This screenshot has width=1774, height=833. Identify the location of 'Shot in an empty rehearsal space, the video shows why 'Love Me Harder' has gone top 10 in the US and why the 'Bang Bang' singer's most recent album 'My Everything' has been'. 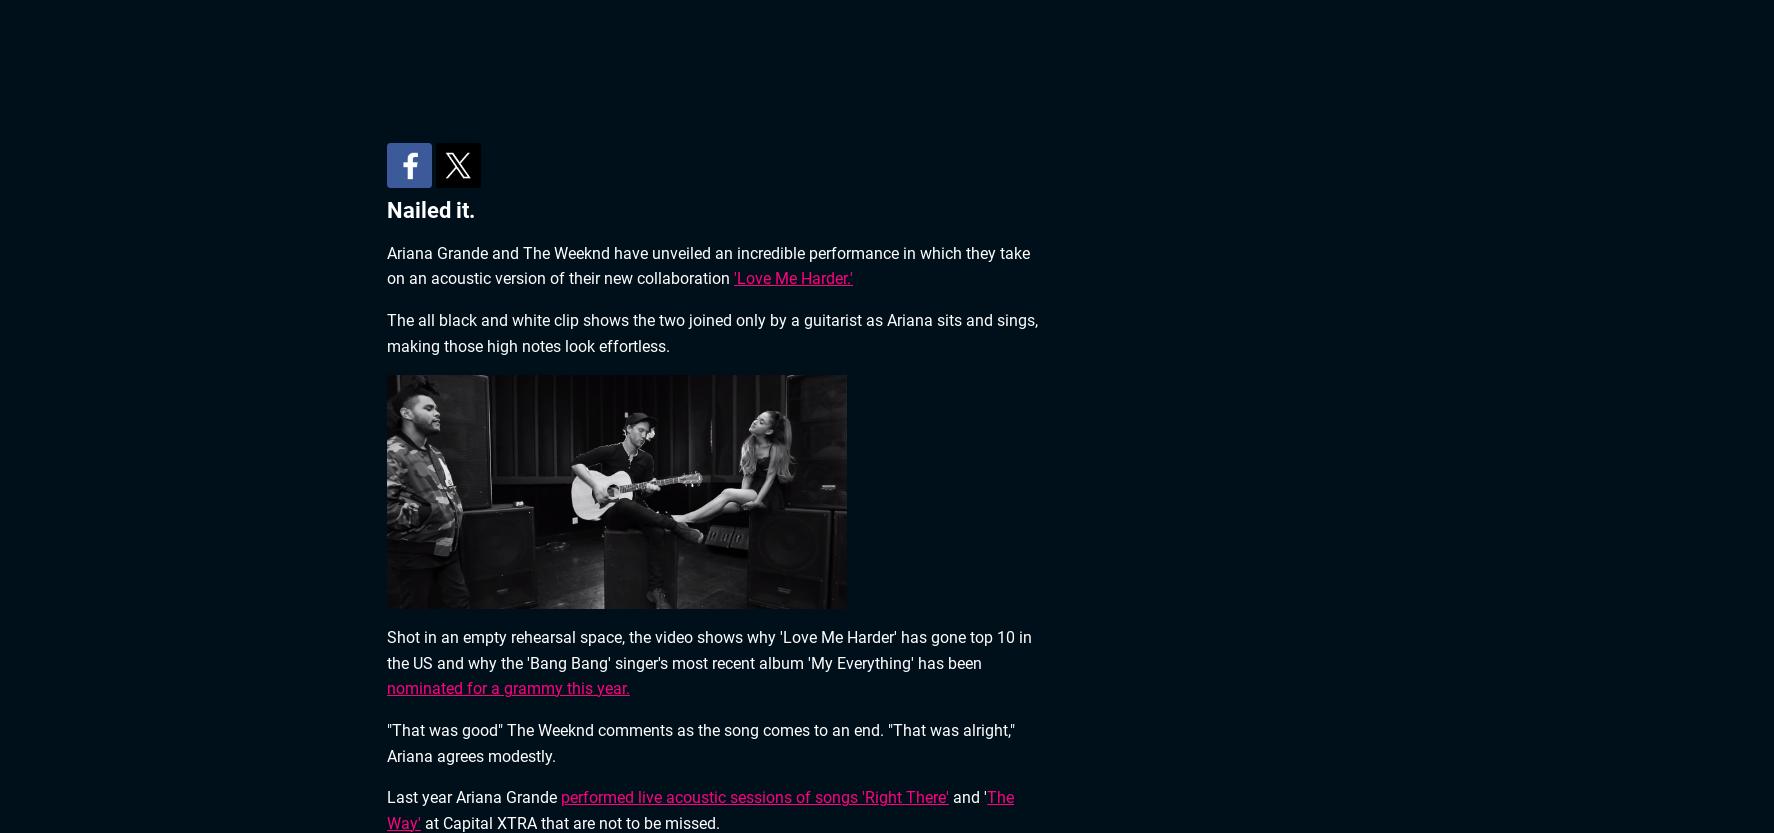
(386, 649).